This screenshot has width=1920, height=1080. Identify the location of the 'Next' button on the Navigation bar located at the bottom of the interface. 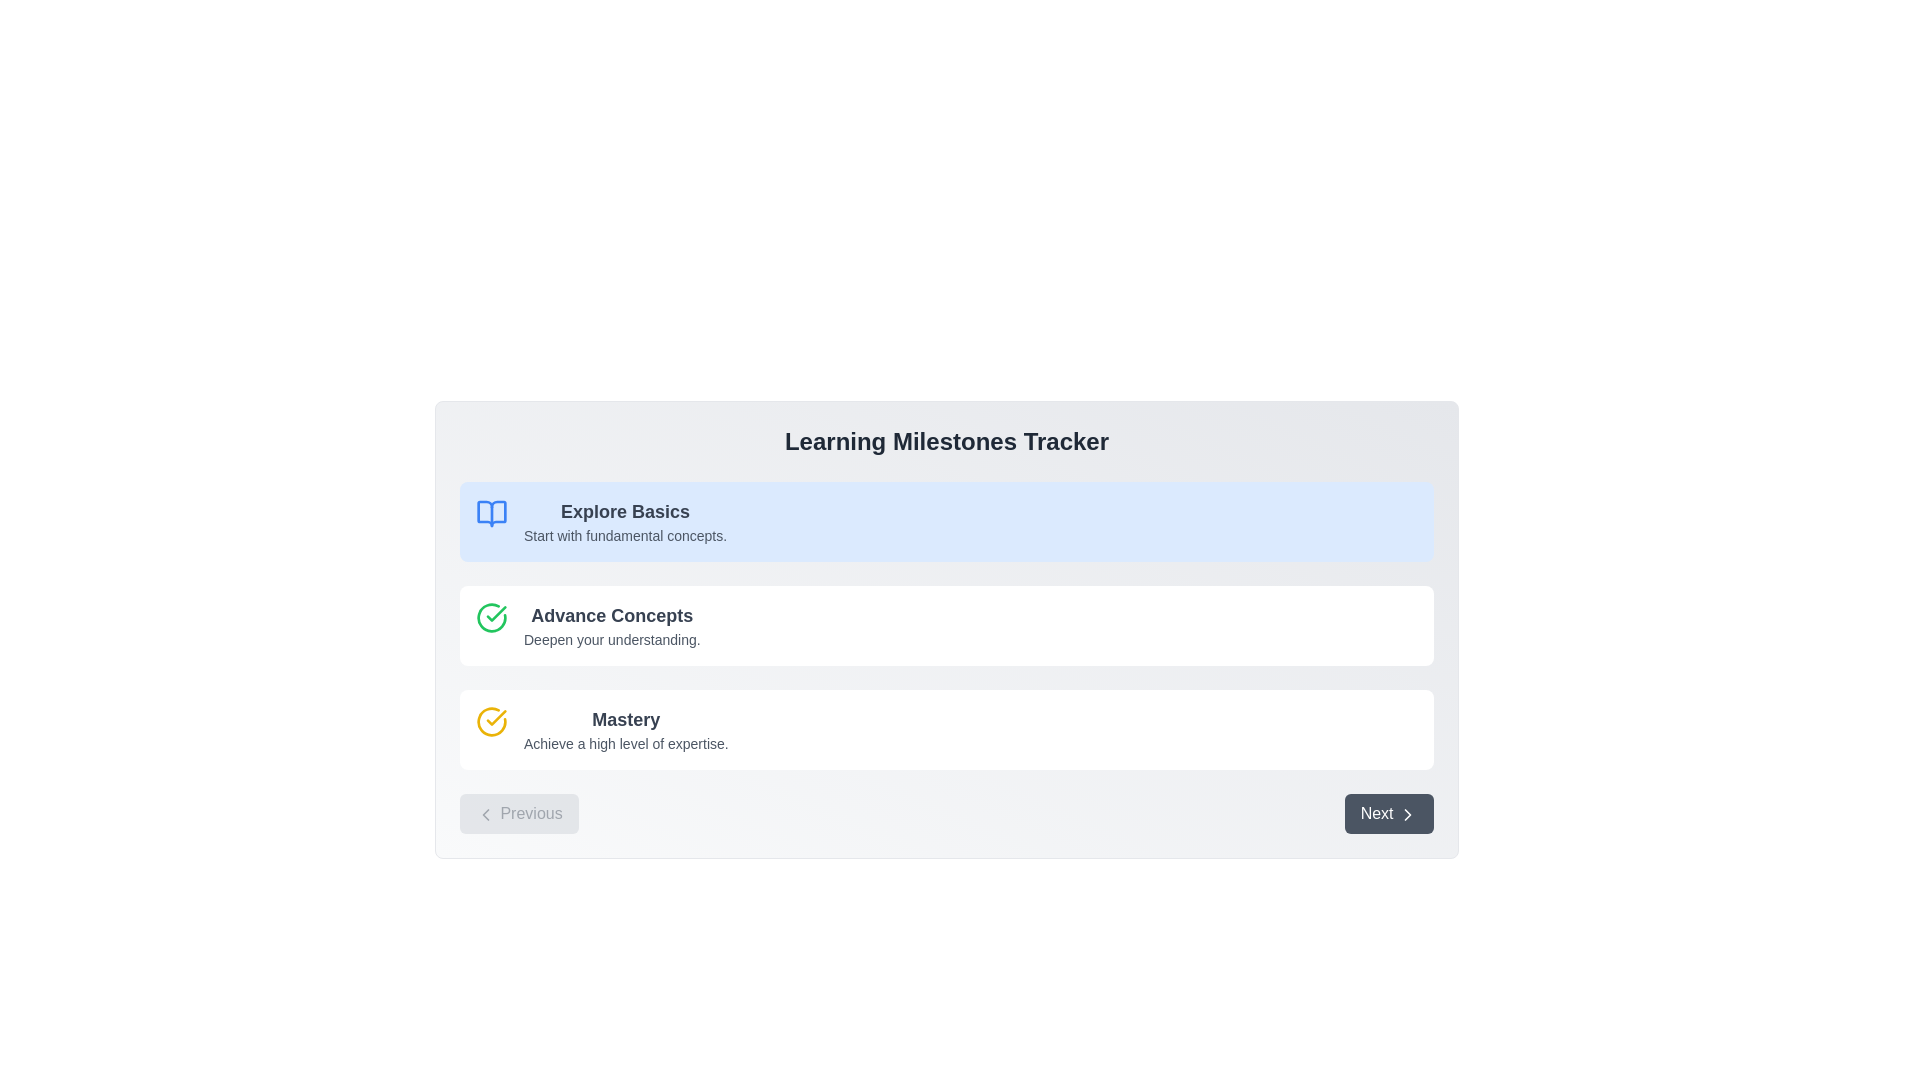
(945, 813).